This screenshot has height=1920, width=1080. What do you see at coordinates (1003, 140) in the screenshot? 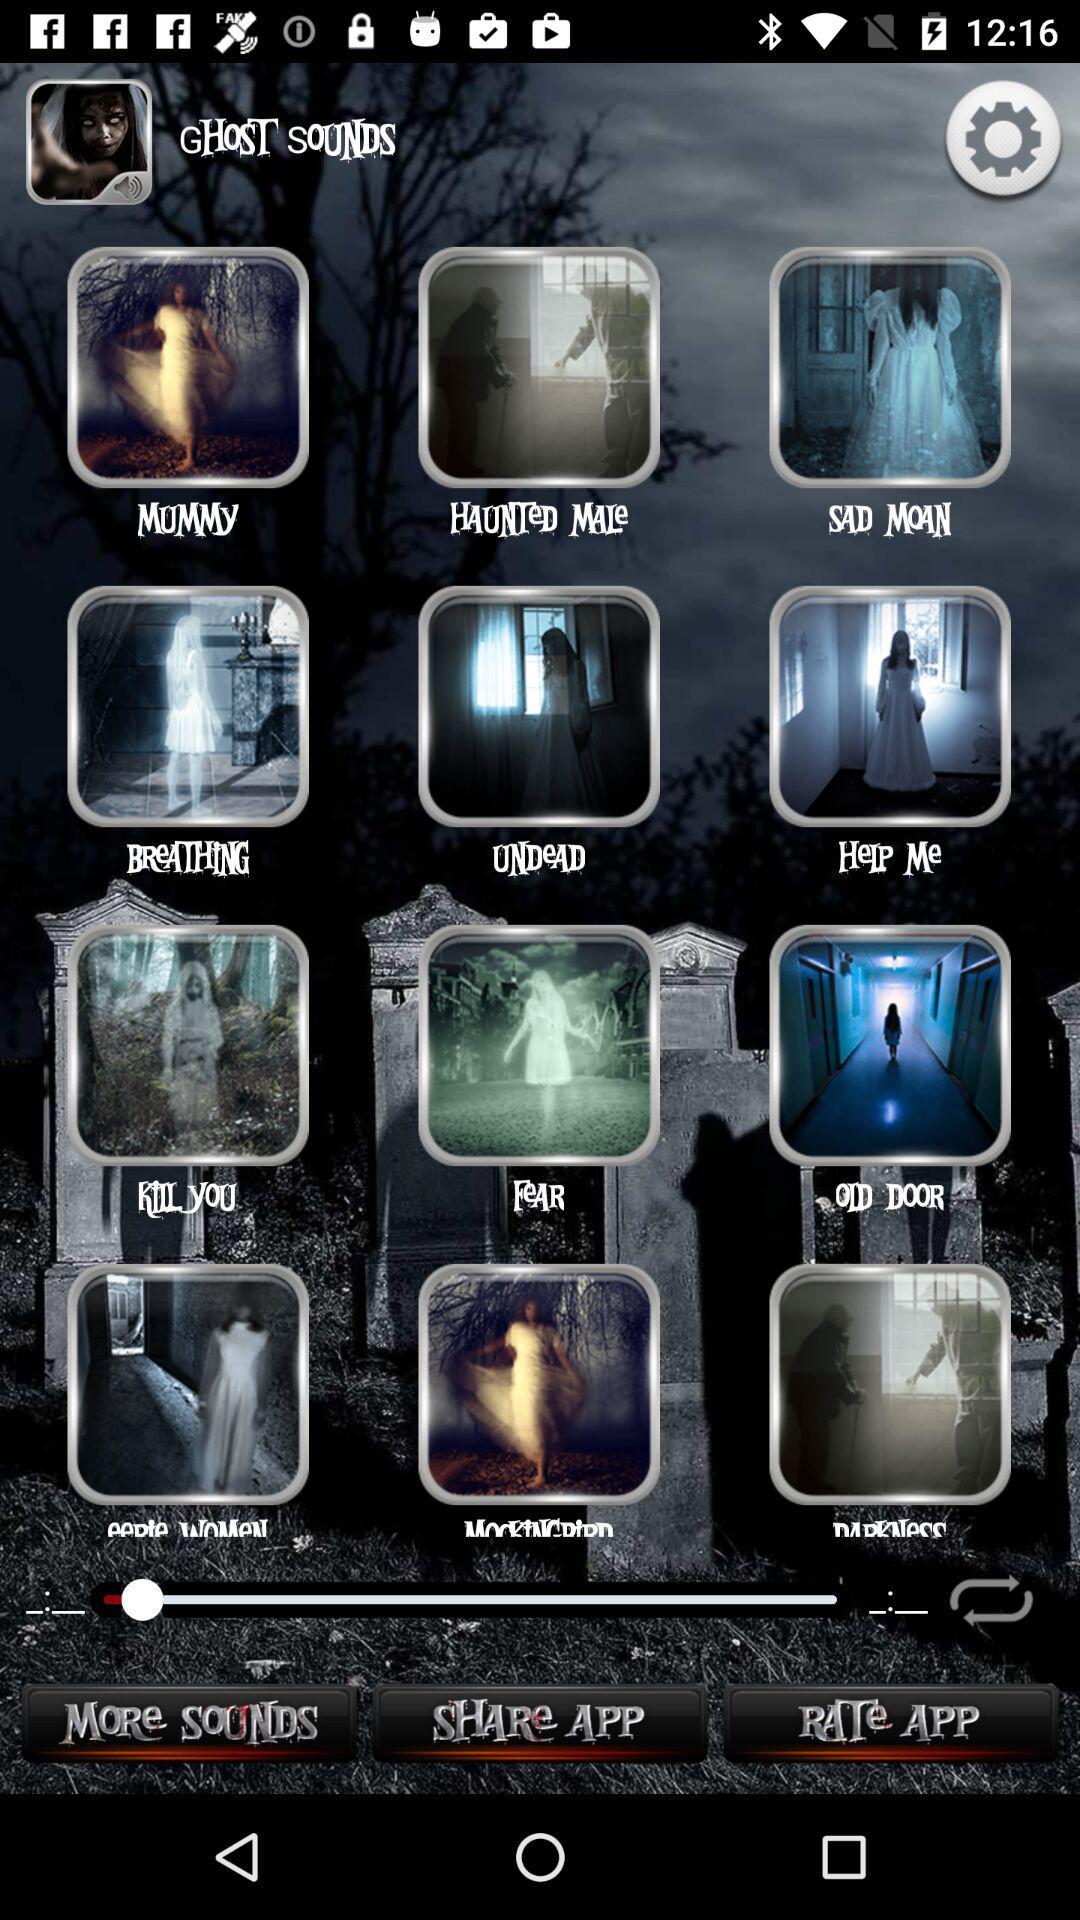
I see `the settings icon` at bounding box center [1003, 140].